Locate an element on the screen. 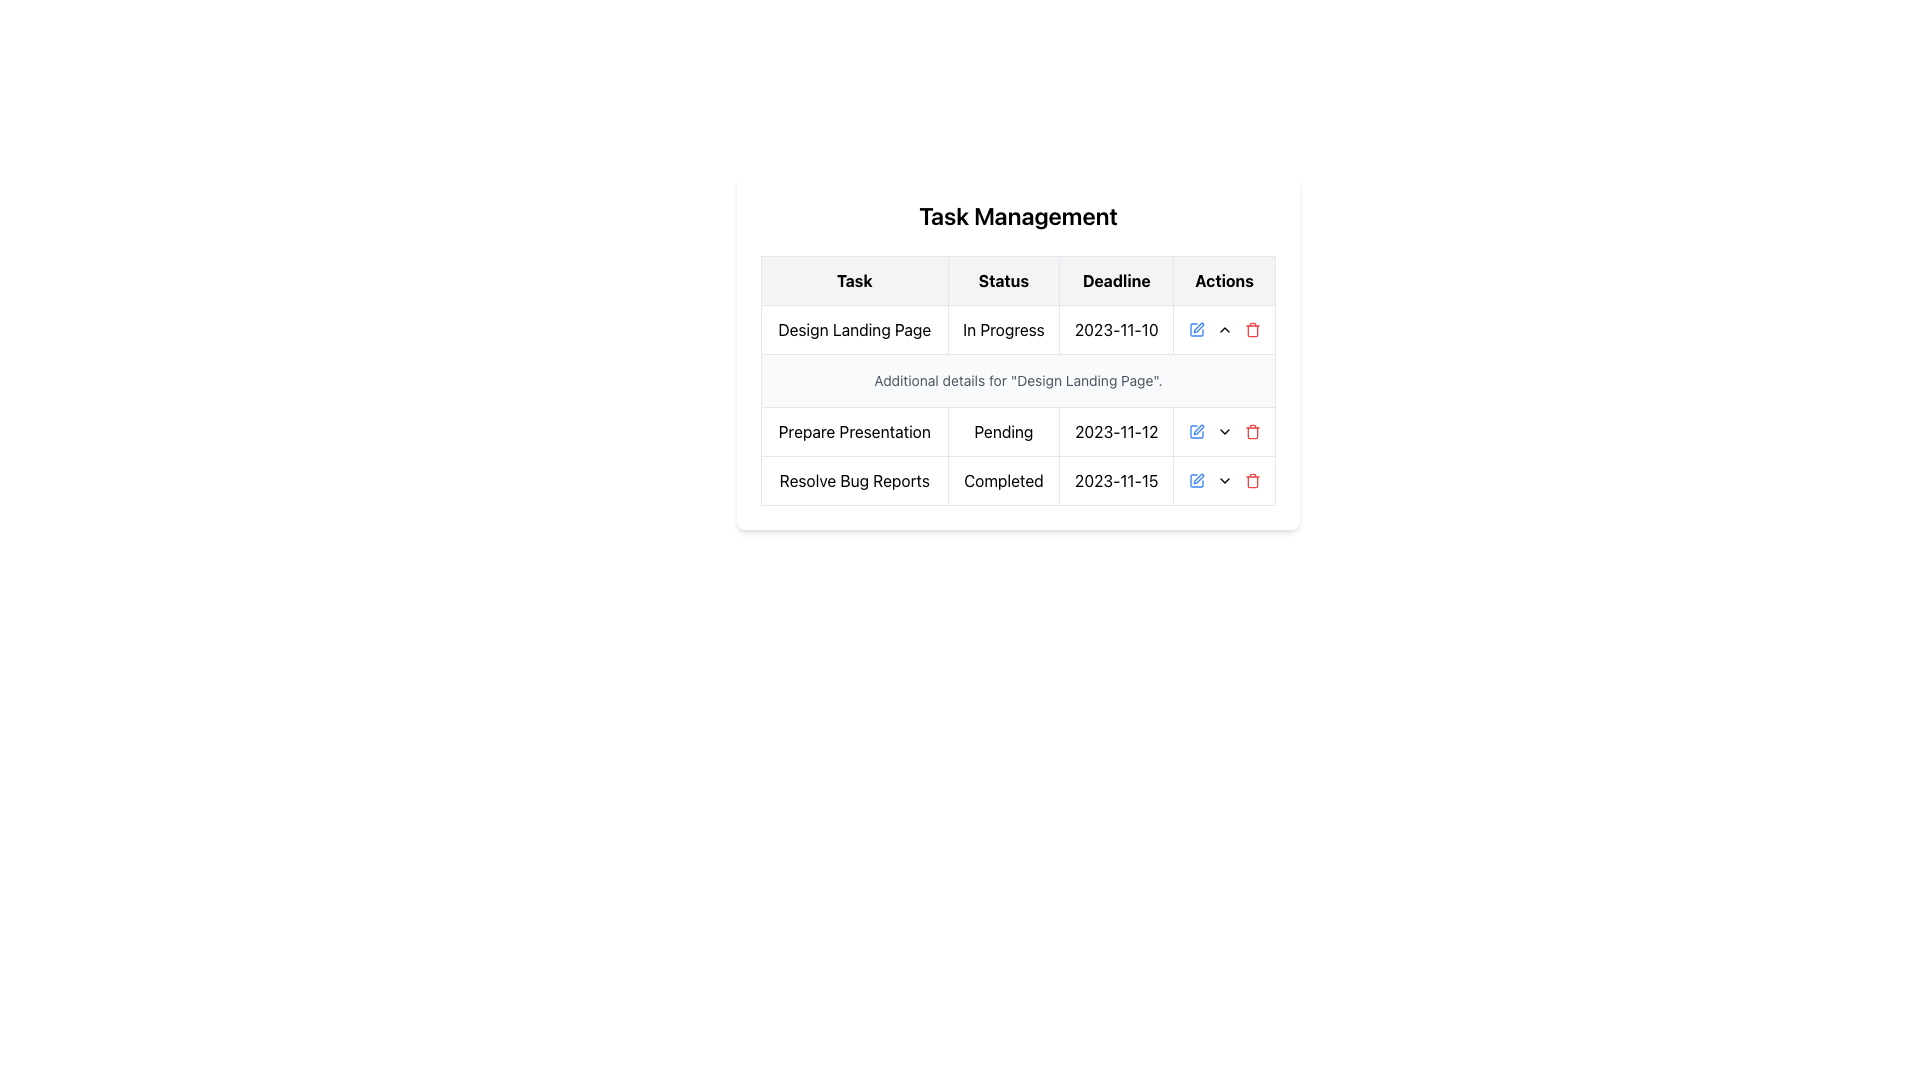  the heading text label that indicates the theme of the task management section is located at coordinates (1018, 216).